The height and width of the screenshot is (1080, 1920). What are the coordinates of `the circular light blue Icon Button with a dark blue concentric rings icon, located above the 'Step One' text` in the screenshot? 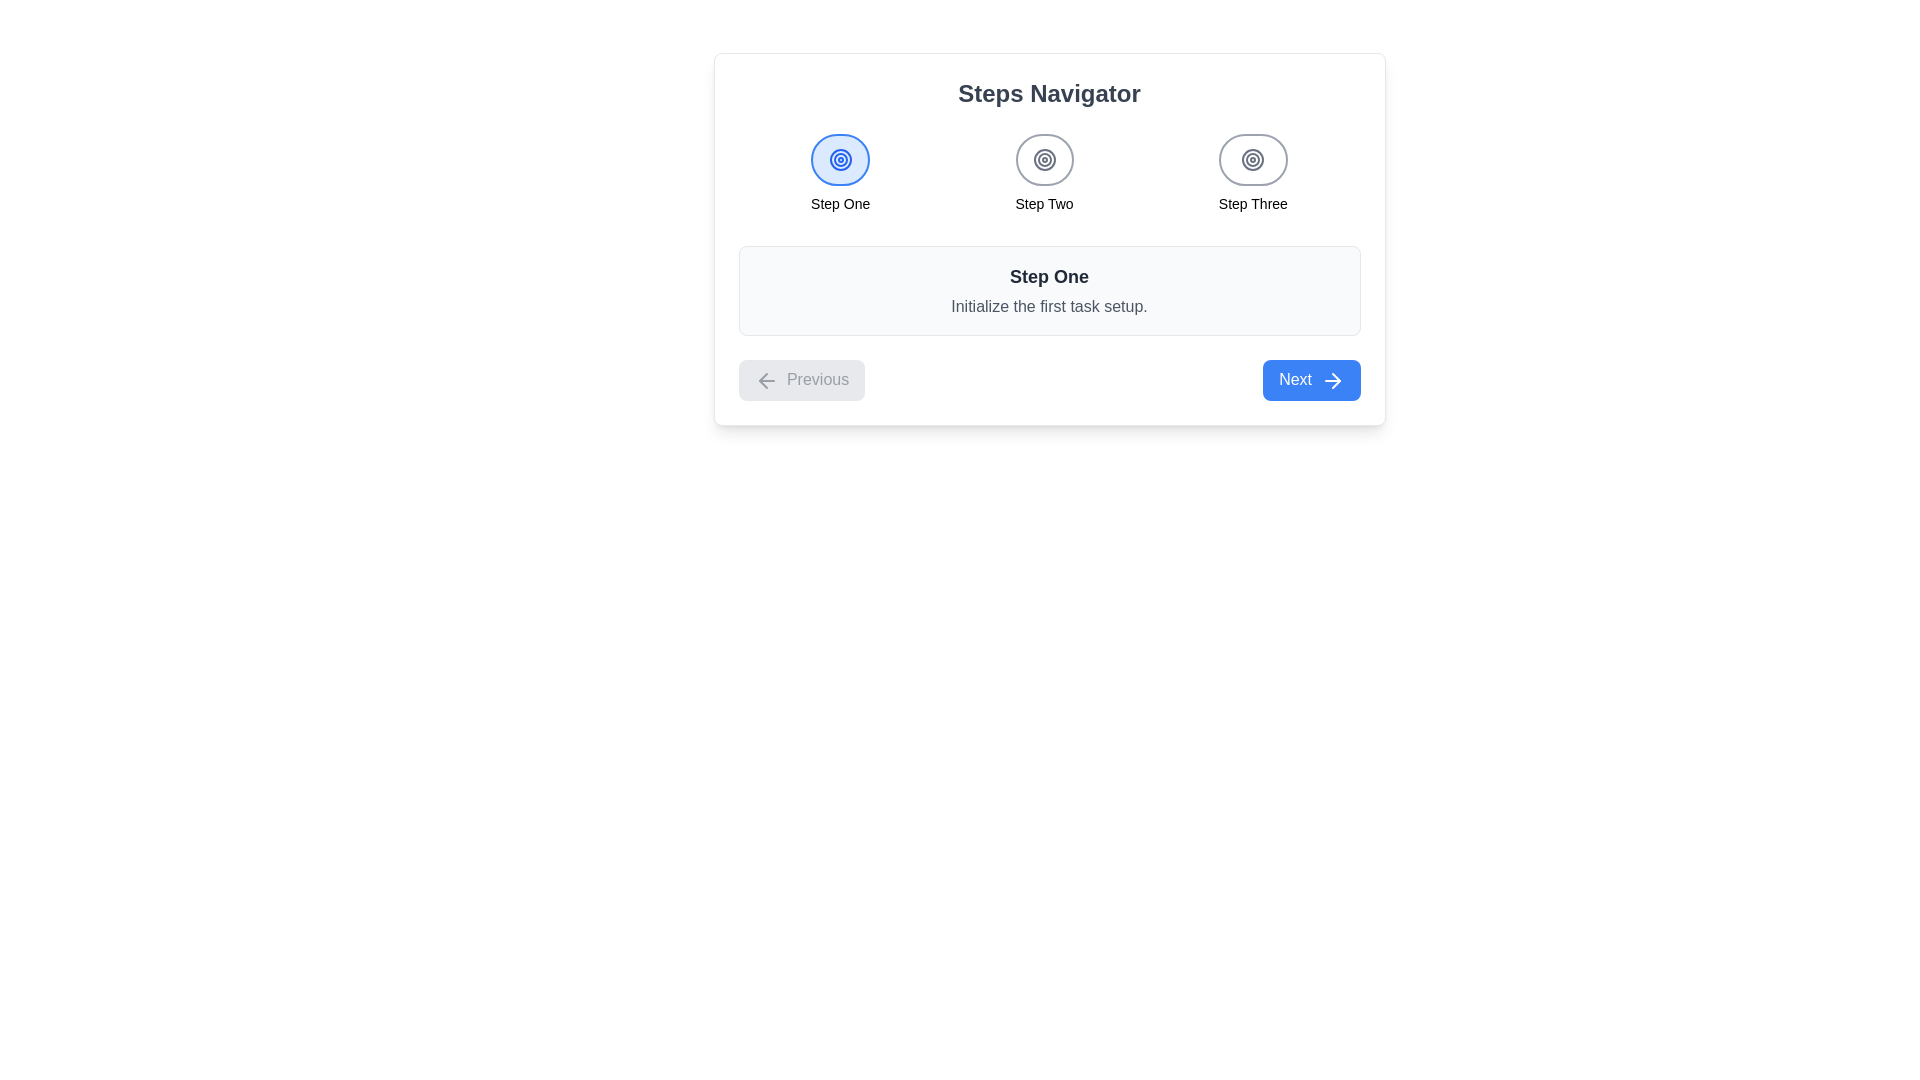 It's located at (840, 158).